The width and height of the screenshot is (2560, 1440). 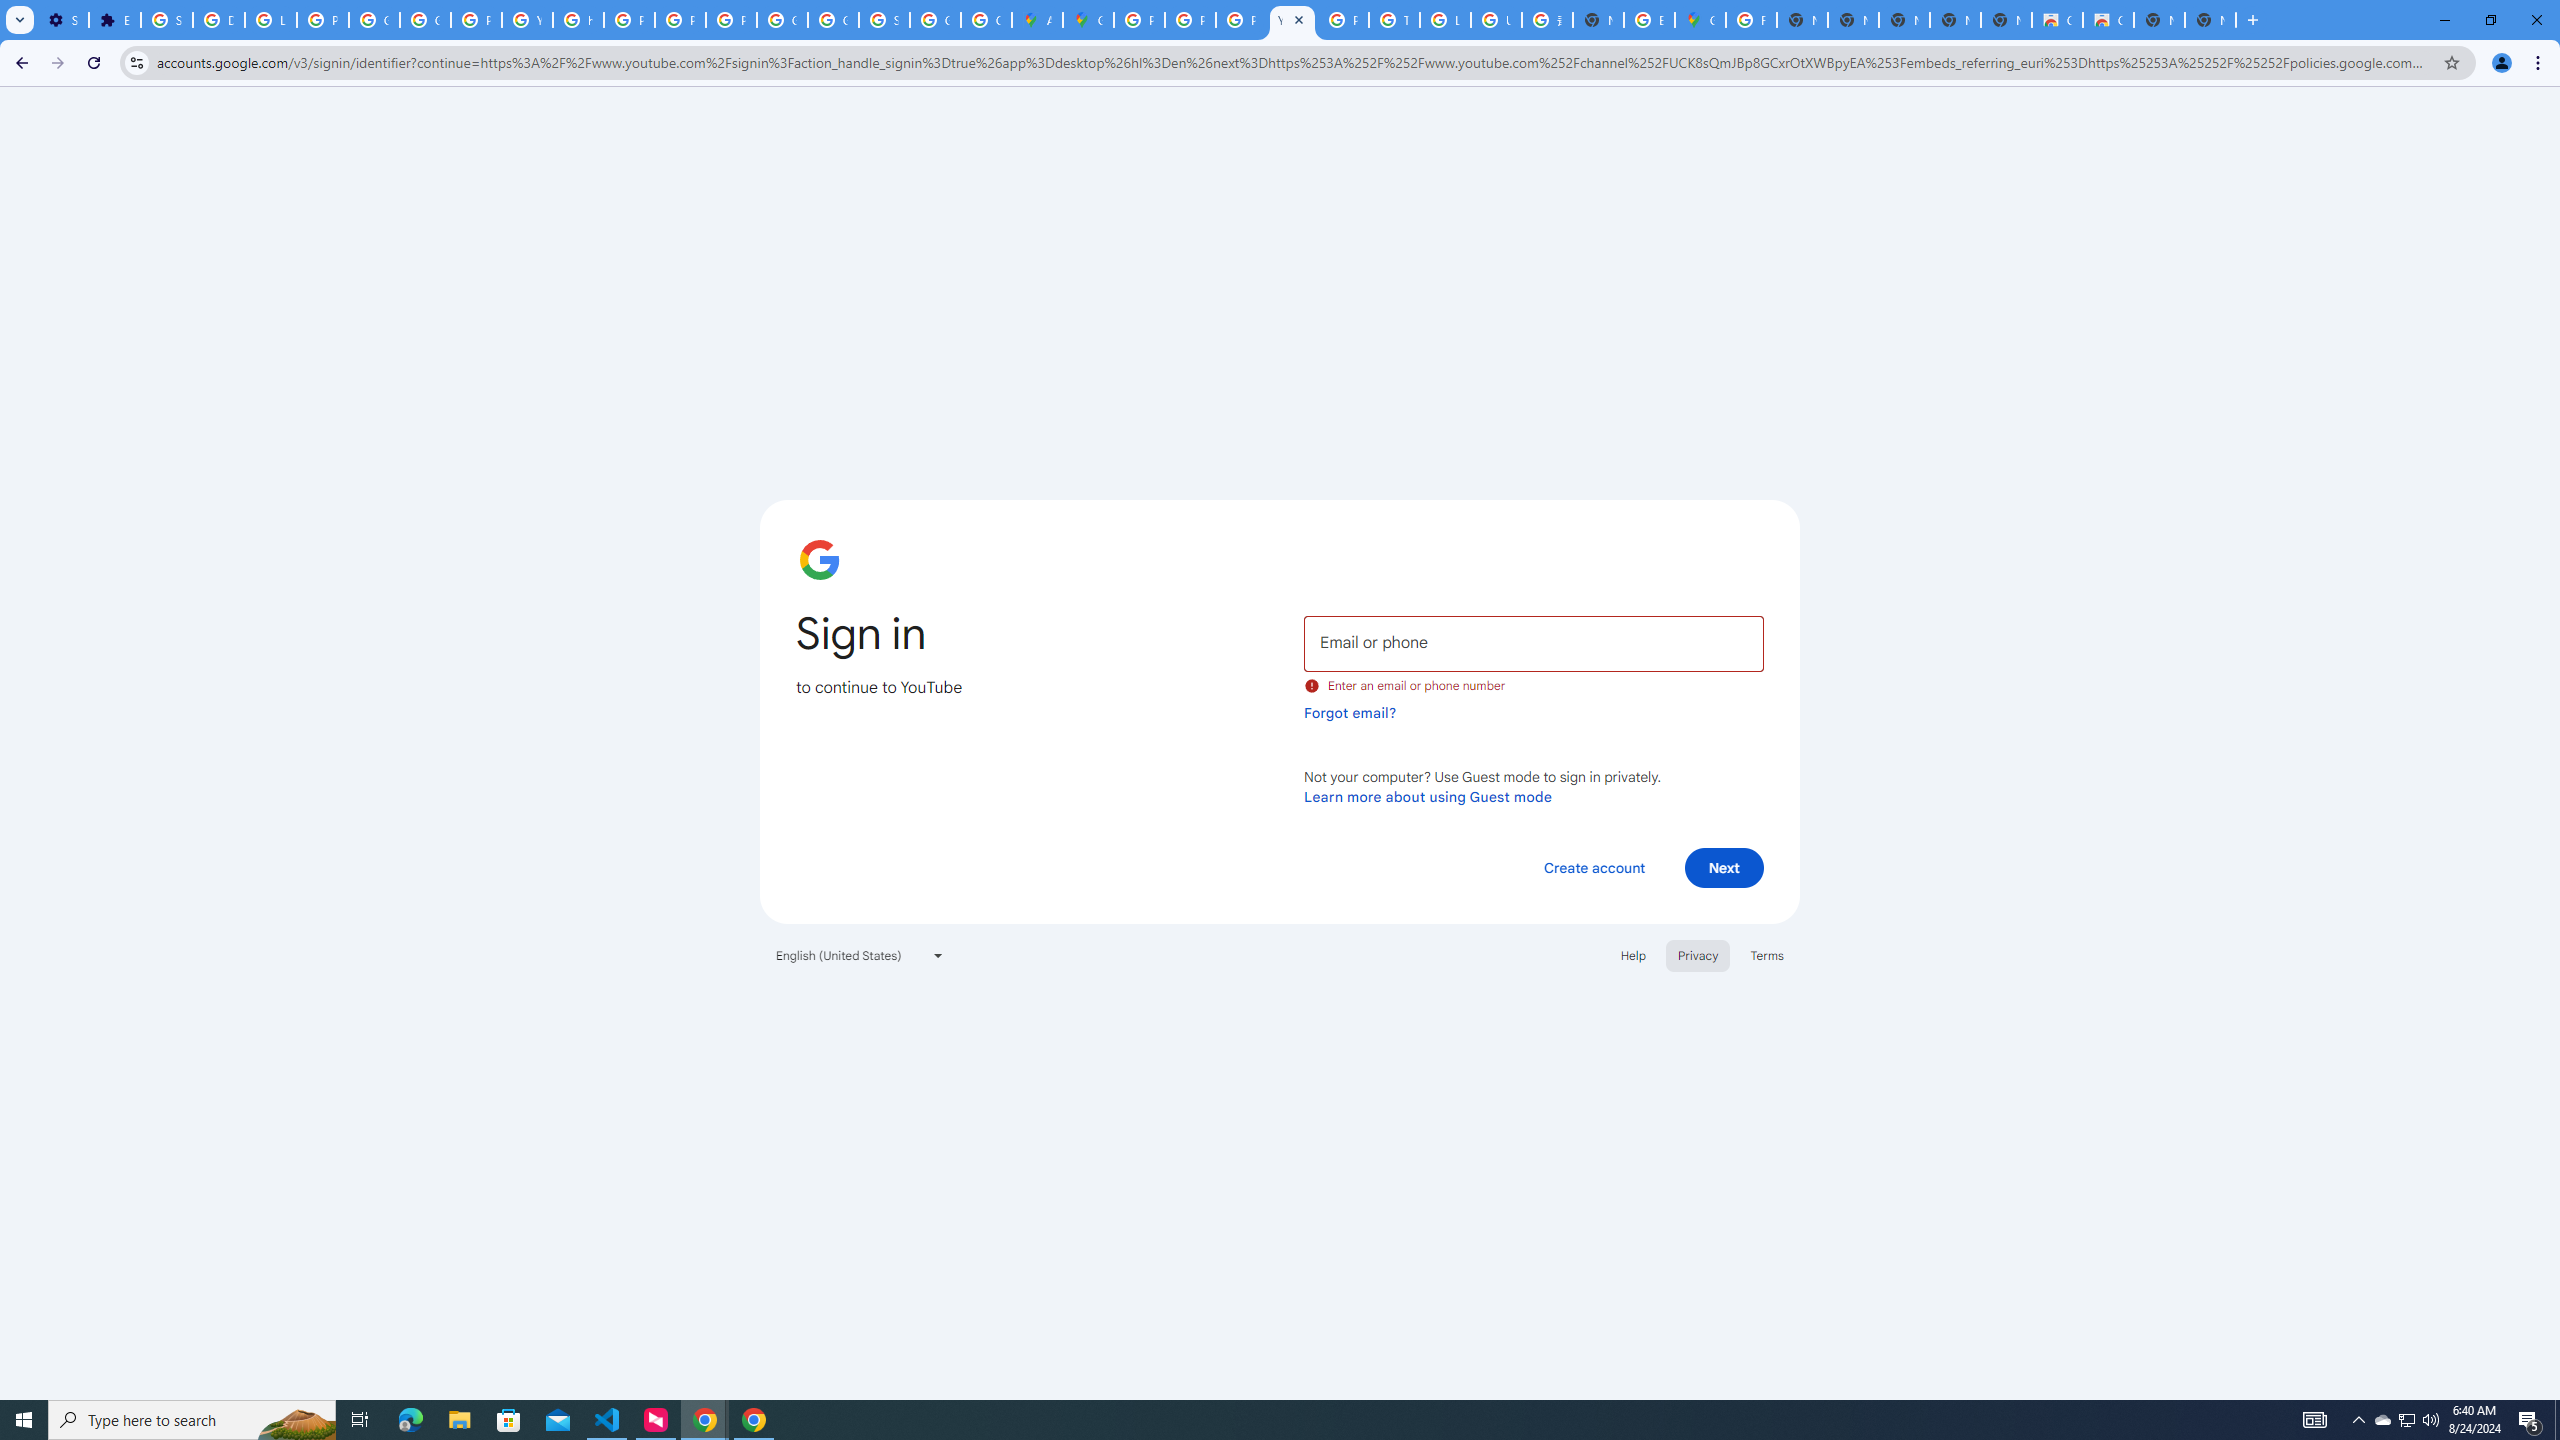 What do you see at coordinates (1088, 19) in the screenshot?
I see `'Google Maps'` at bounding box center [1088, 19].